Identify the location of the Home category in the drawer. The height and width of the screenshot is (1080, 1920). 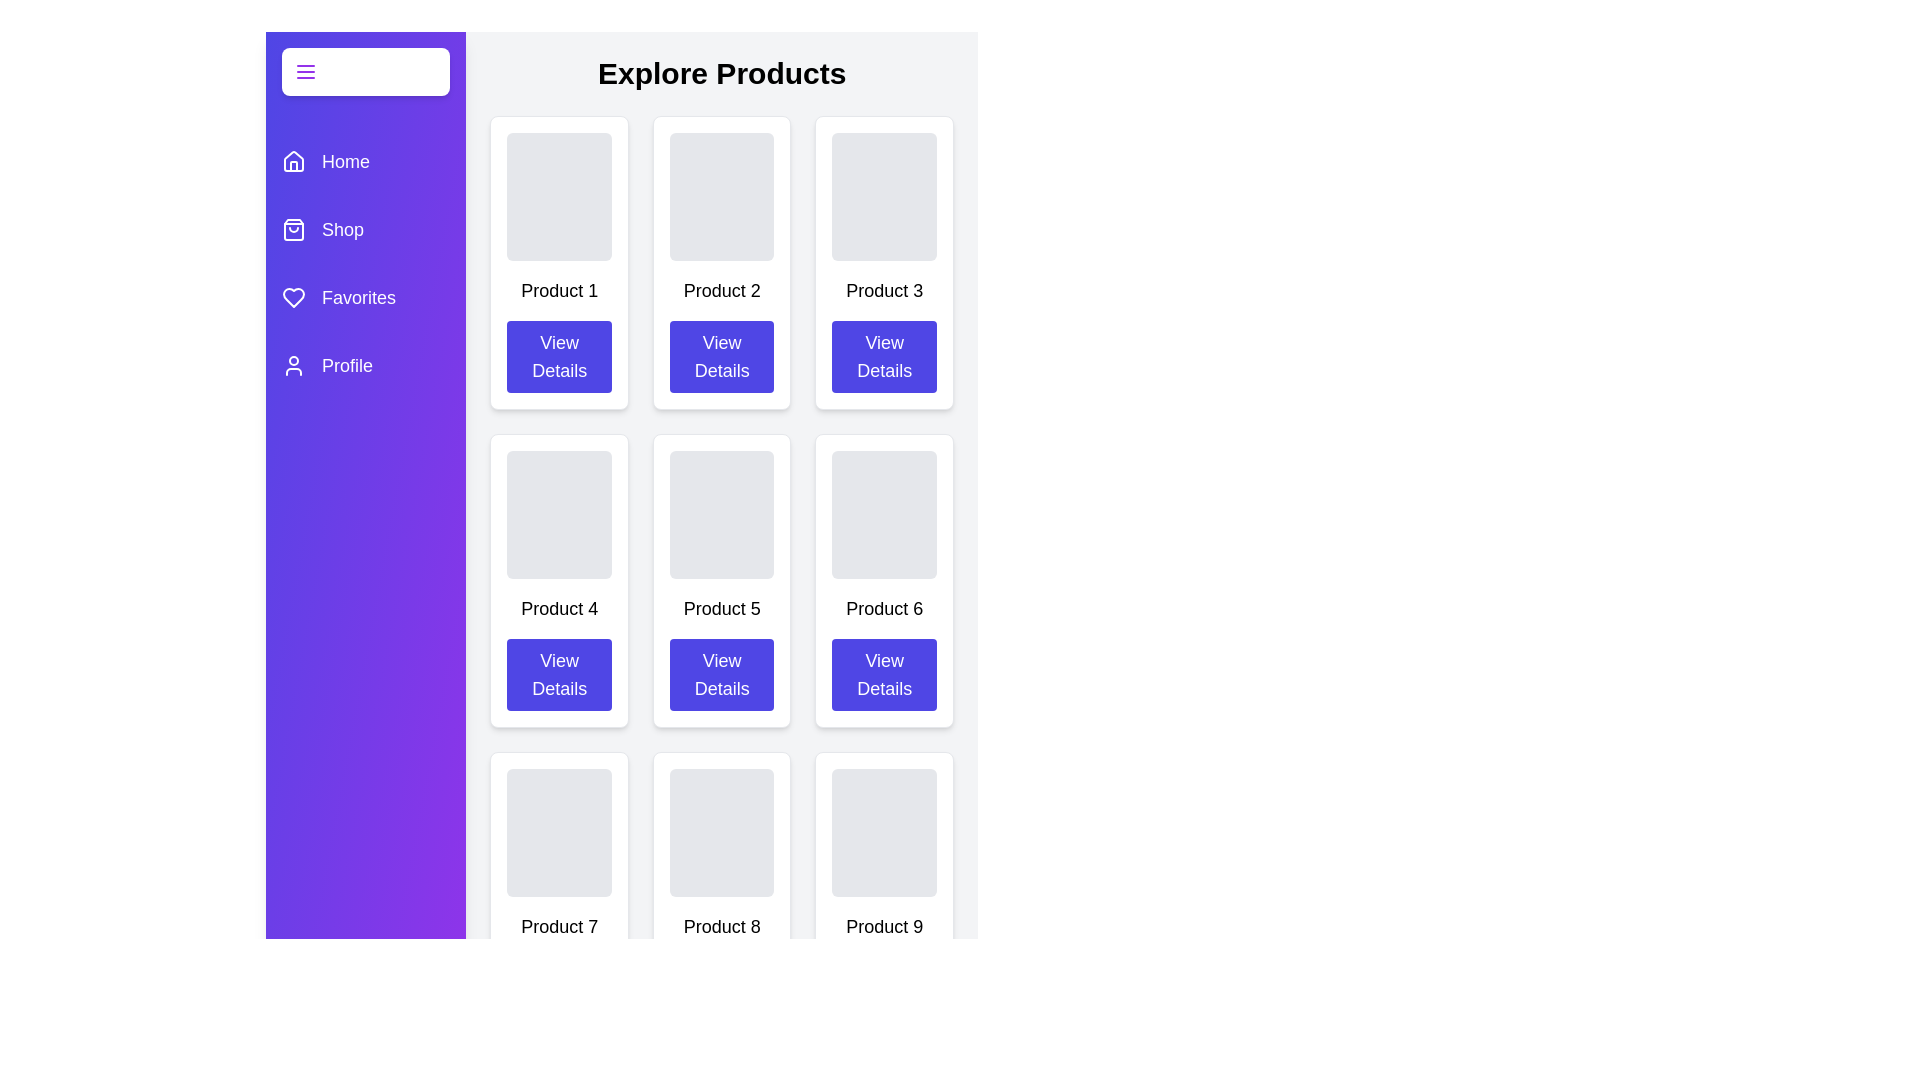
(365, 161).